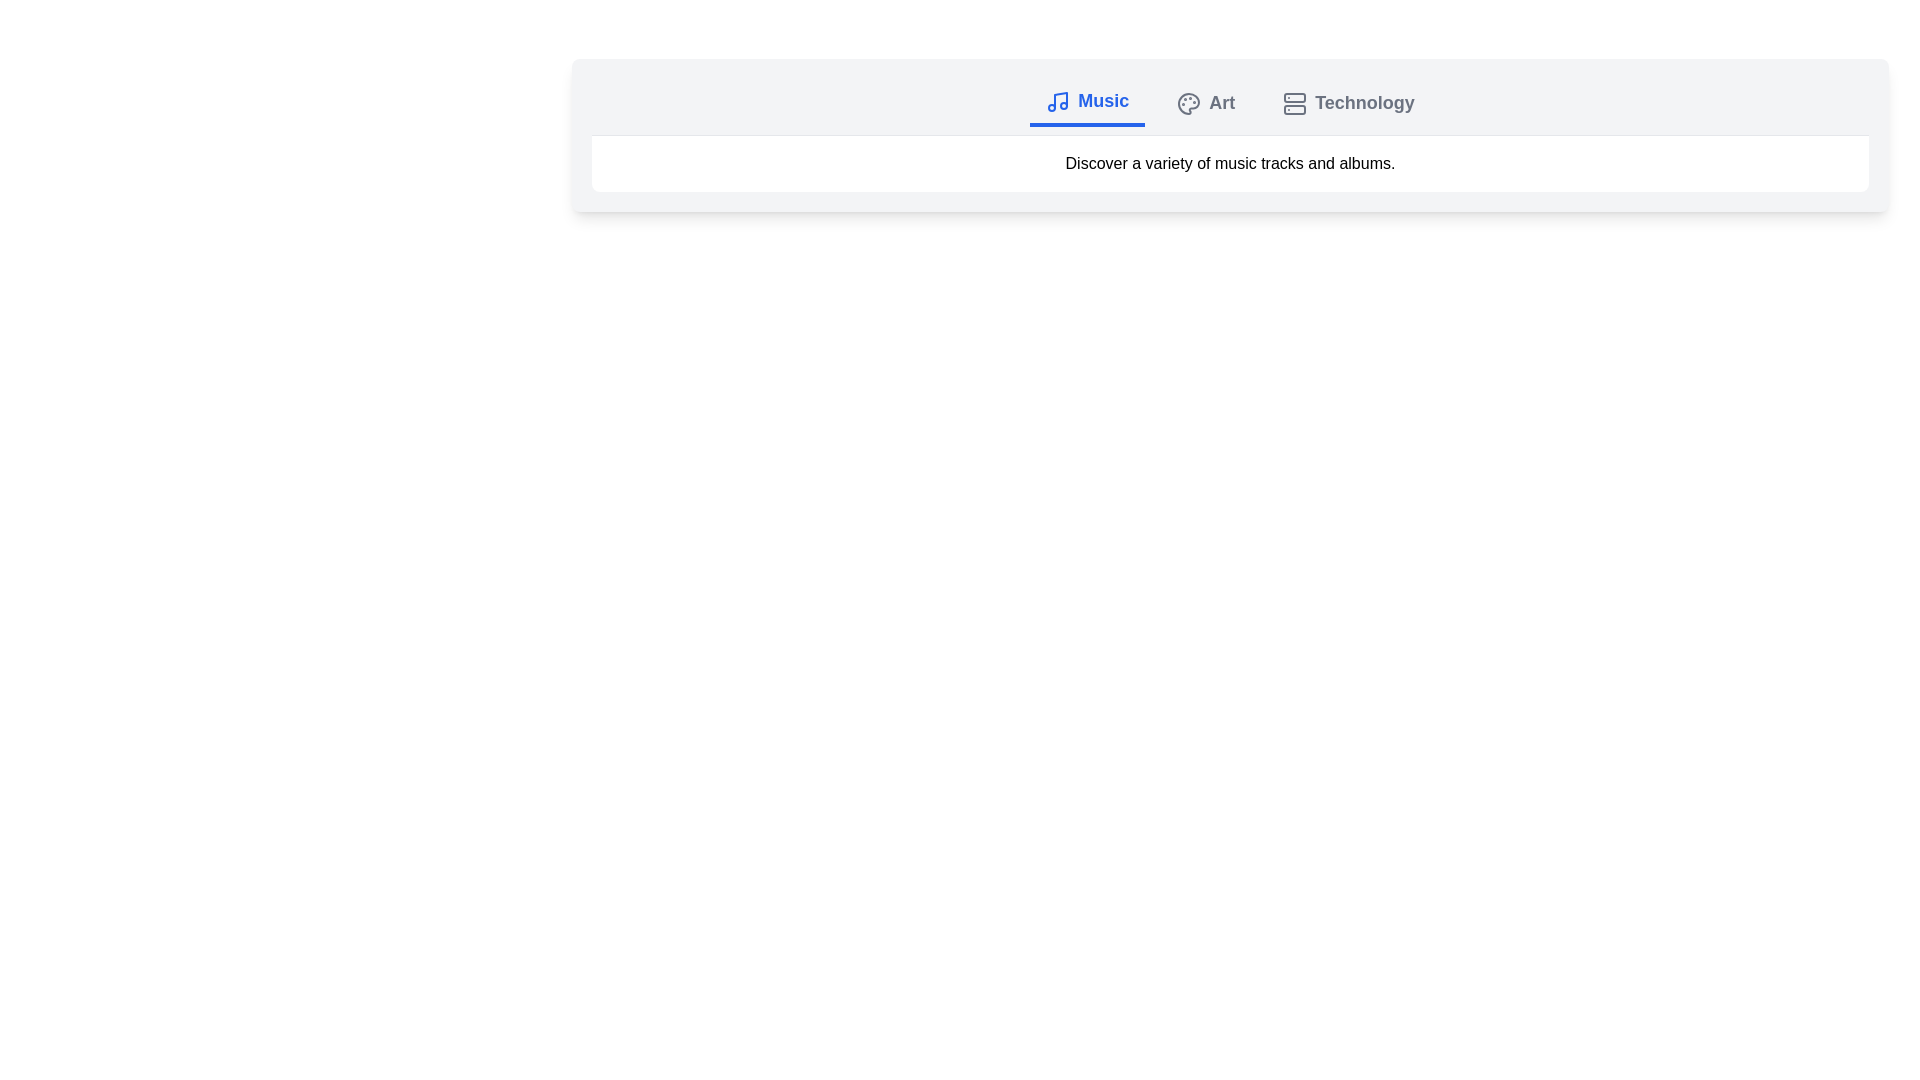 This screenshot has height=1080, width=1920. I want to click on the Technology tab by clicking on it, so click(1348, 103).